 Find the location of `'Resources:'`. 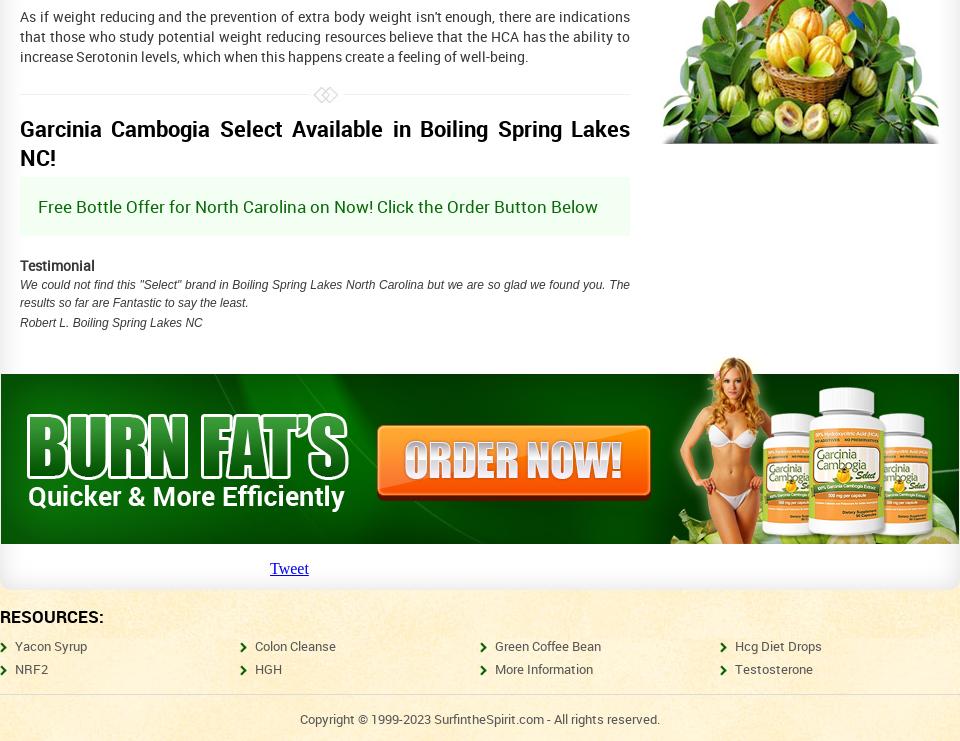

'Resources:' is located at coordinates (51, 616).